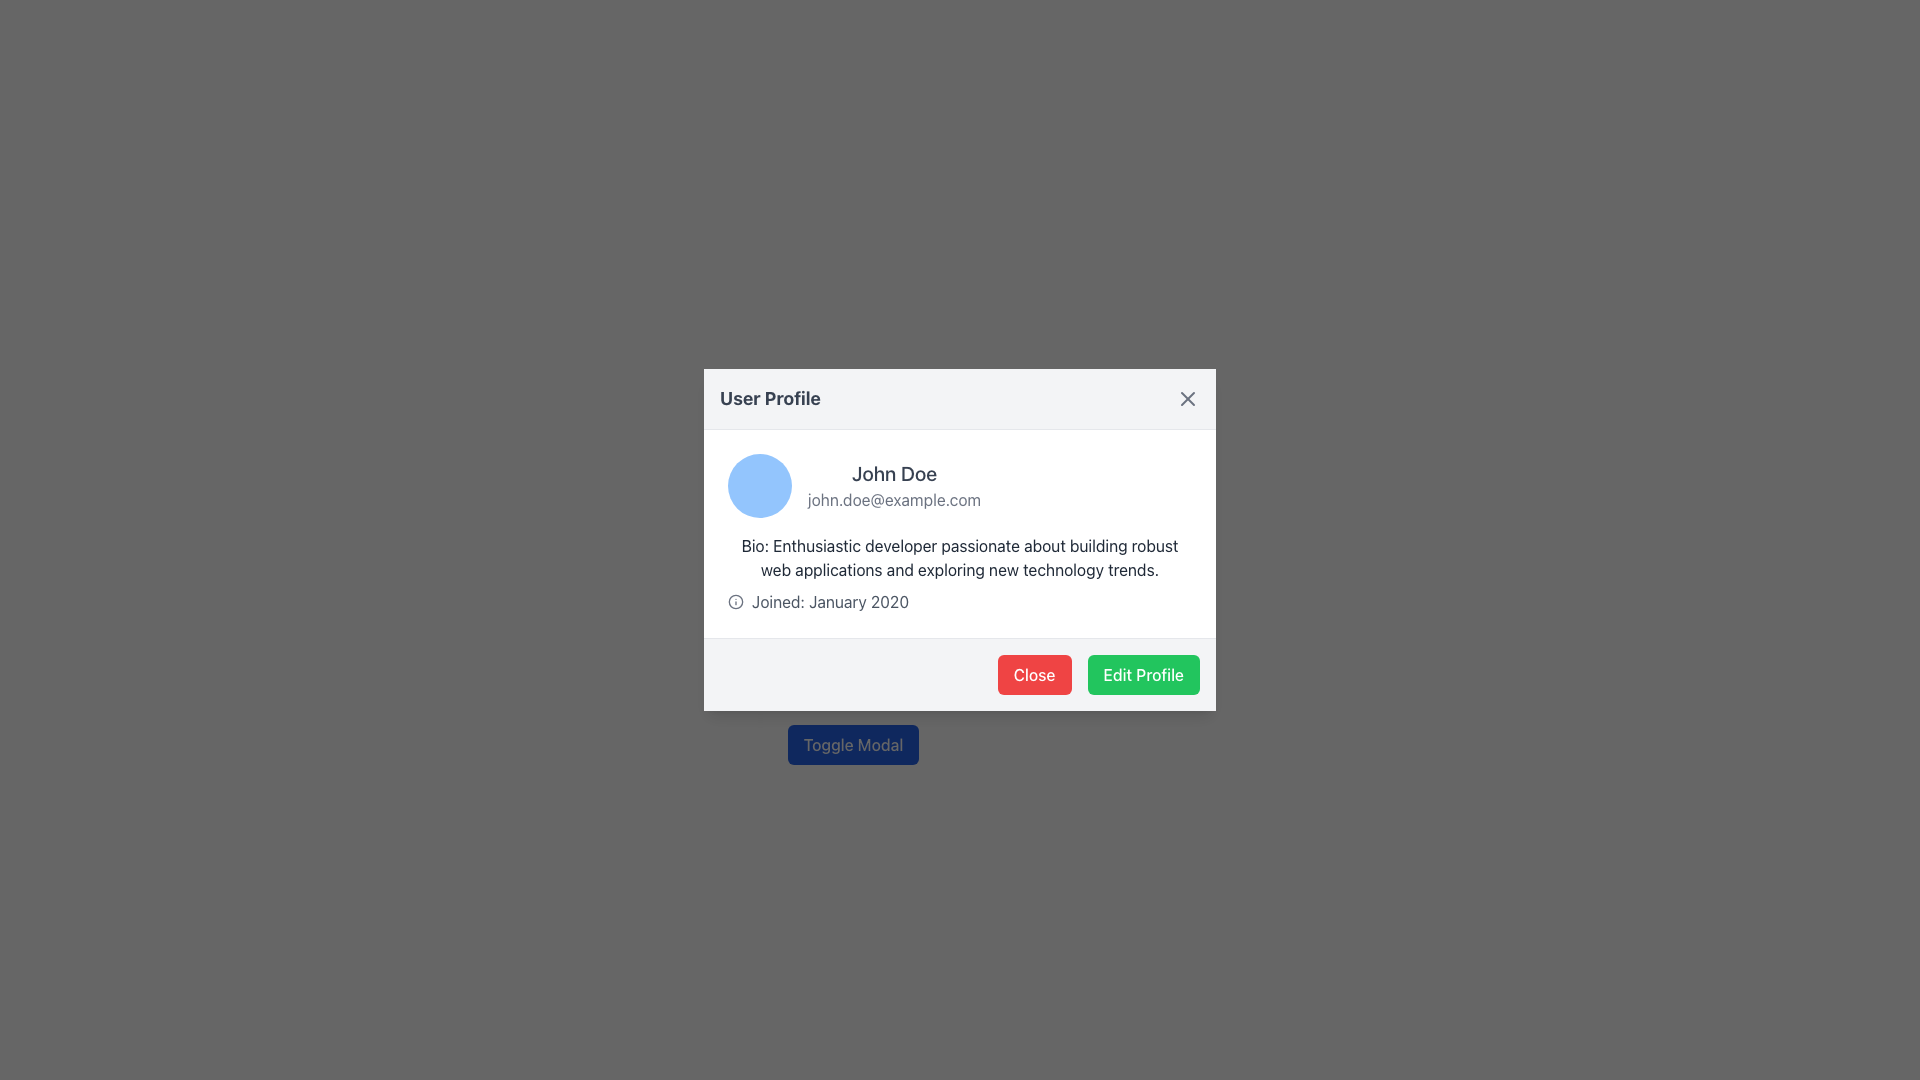  What do you see at coordinates (1188, 398) in the screenshot?
I see `the dark diagonal line forming an 'X' shape in the top-right corner of the user profile dialog box` at bounding box center [1188, 398].